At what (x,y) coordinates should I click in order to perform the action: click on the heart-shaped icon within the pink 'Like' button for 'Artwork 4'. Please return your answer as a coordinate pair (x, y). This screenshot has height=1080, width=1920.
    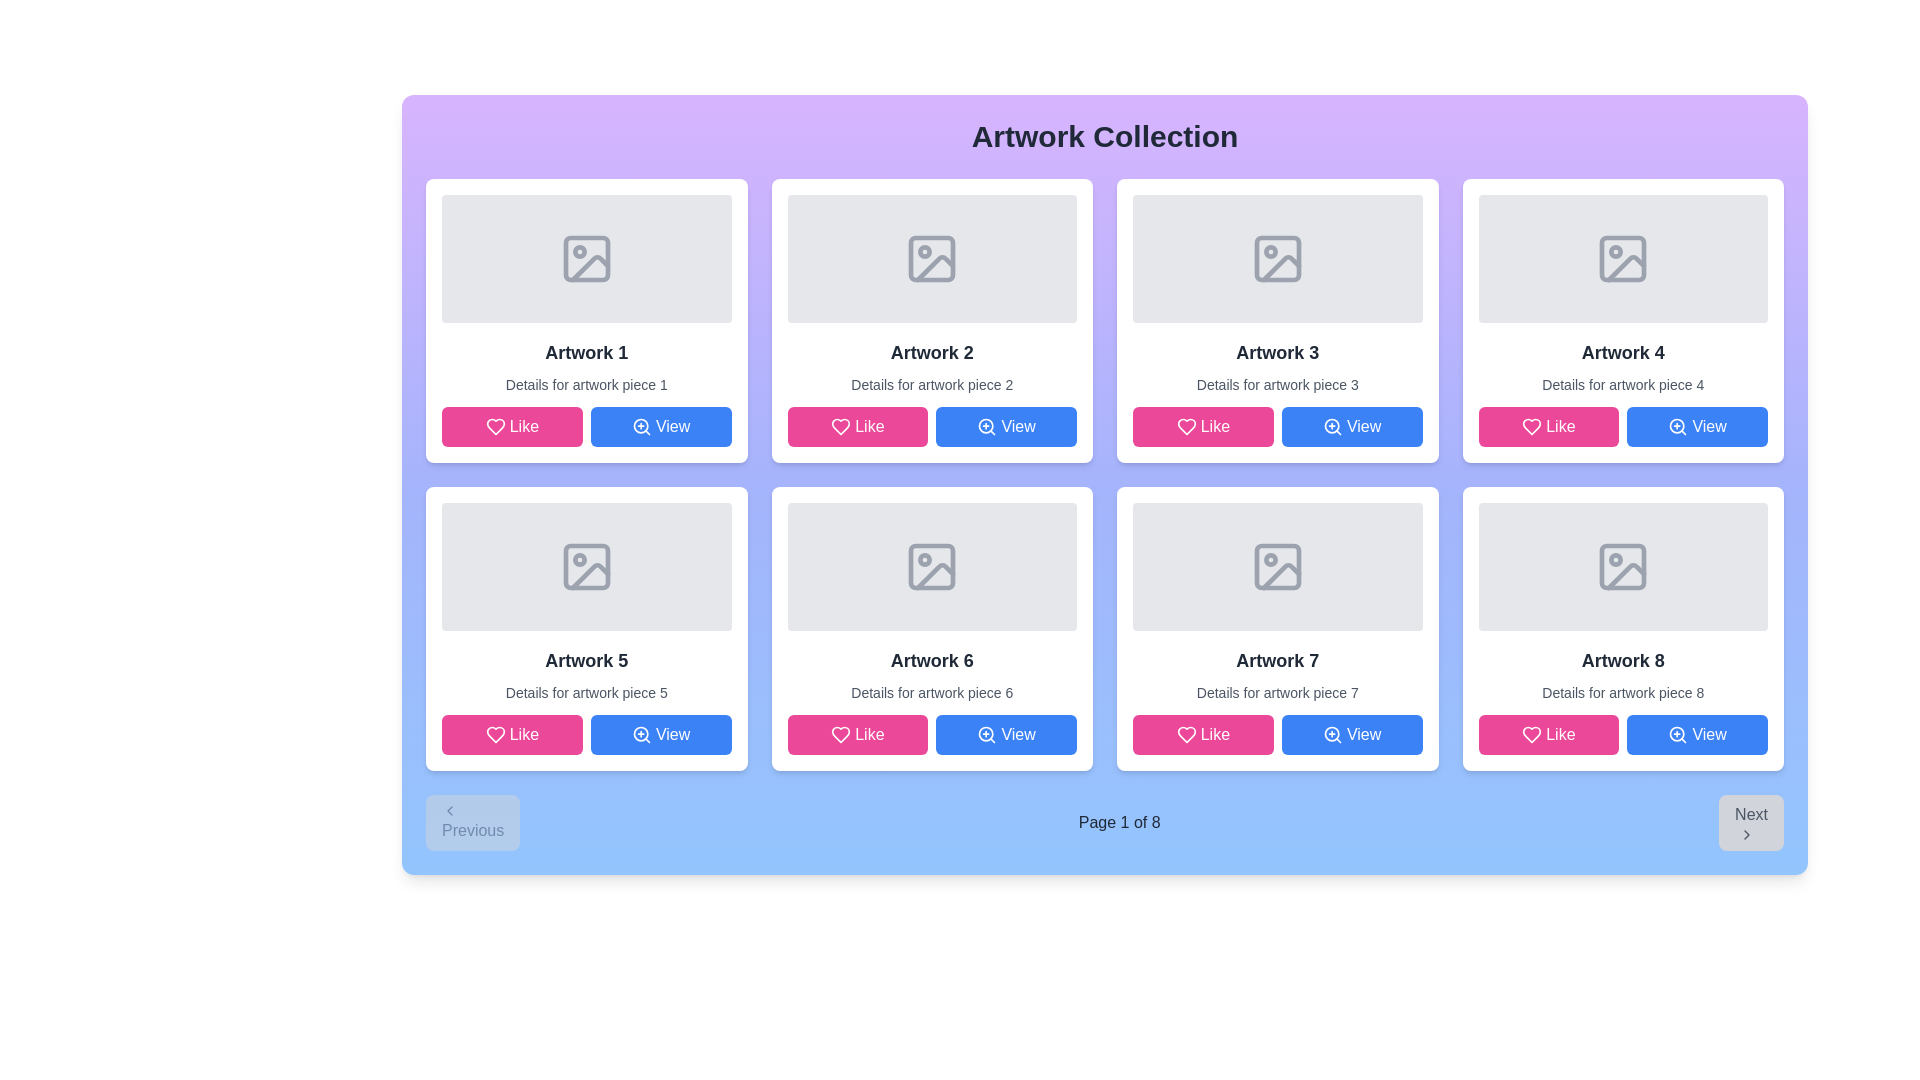
    Looking at the image, I should click on (1531, 426).